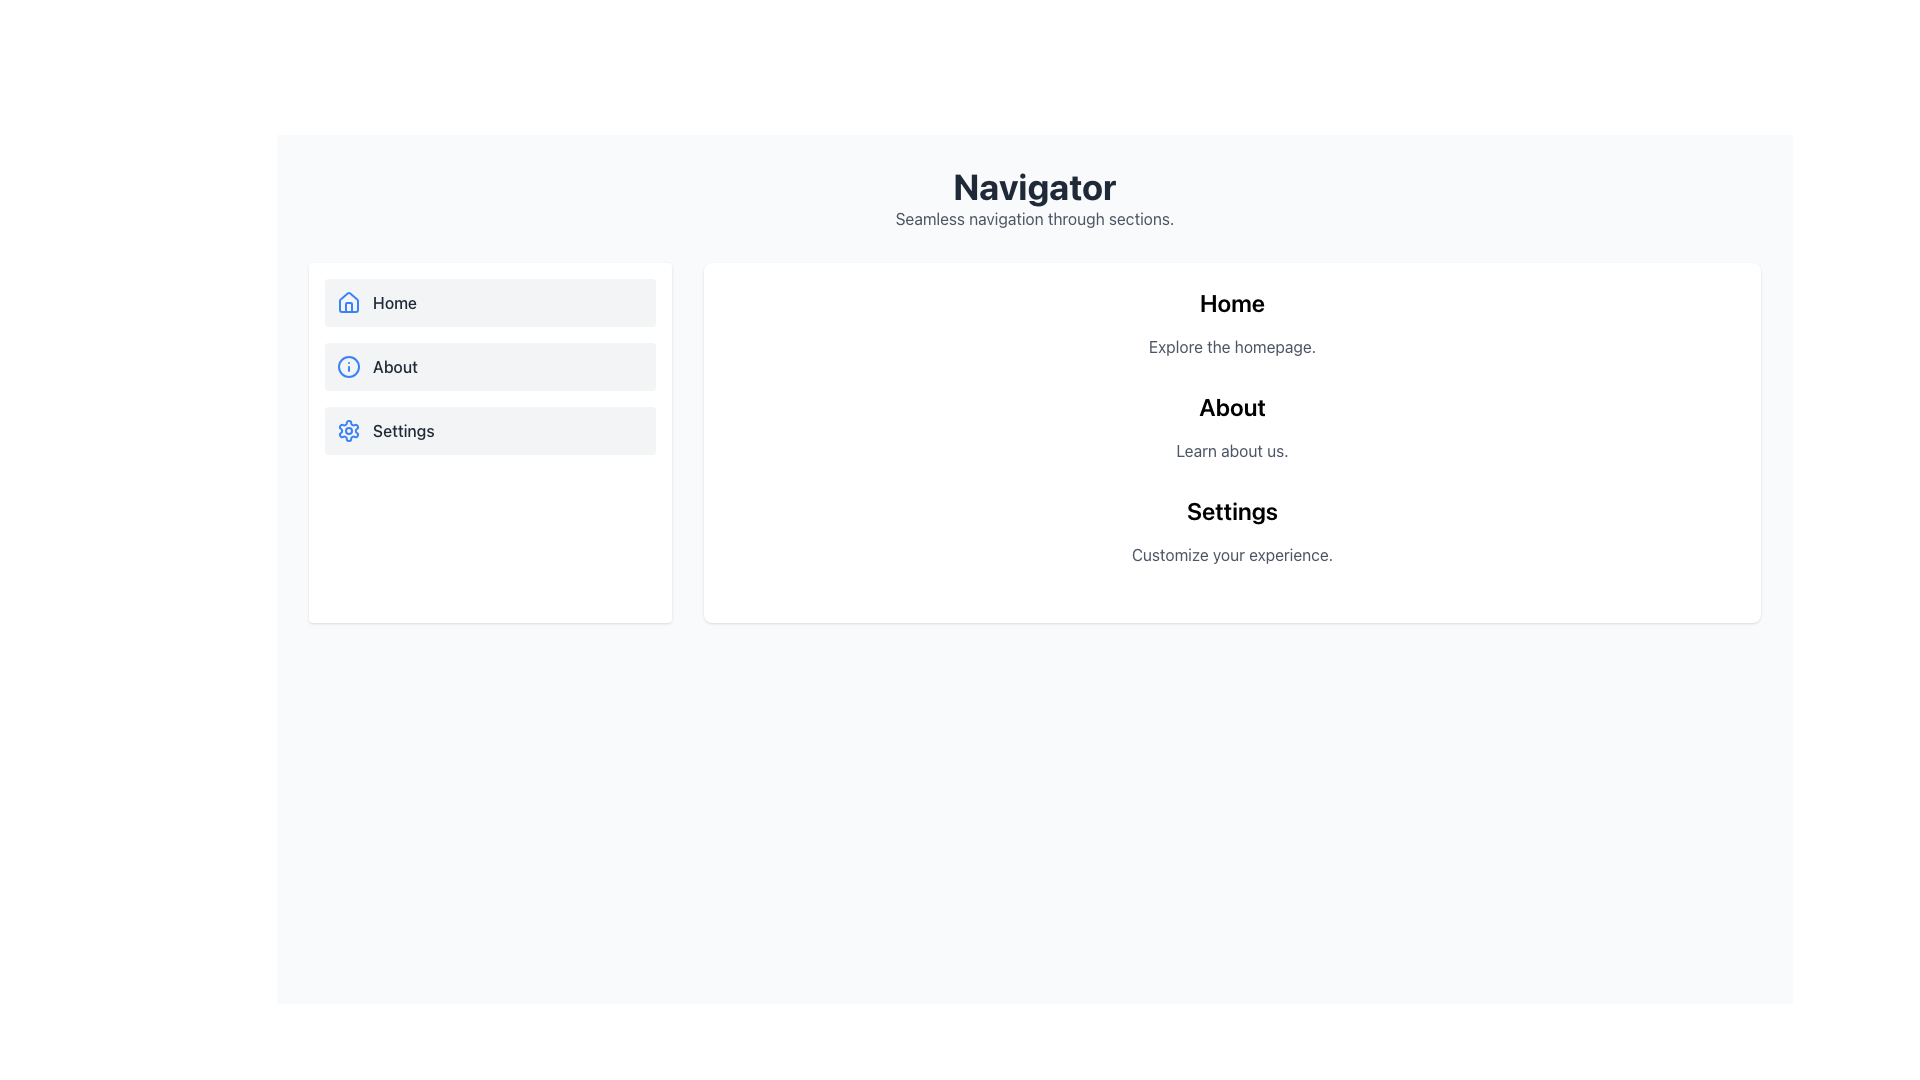 Image resolution: width=1920 pixels, height=1080 pixels. Describe the element at coordinates (1231, 426) in the screenshot. I see `the descriptive text block titled 'About' which features a subtitle 'Learn about us.'` at that location.